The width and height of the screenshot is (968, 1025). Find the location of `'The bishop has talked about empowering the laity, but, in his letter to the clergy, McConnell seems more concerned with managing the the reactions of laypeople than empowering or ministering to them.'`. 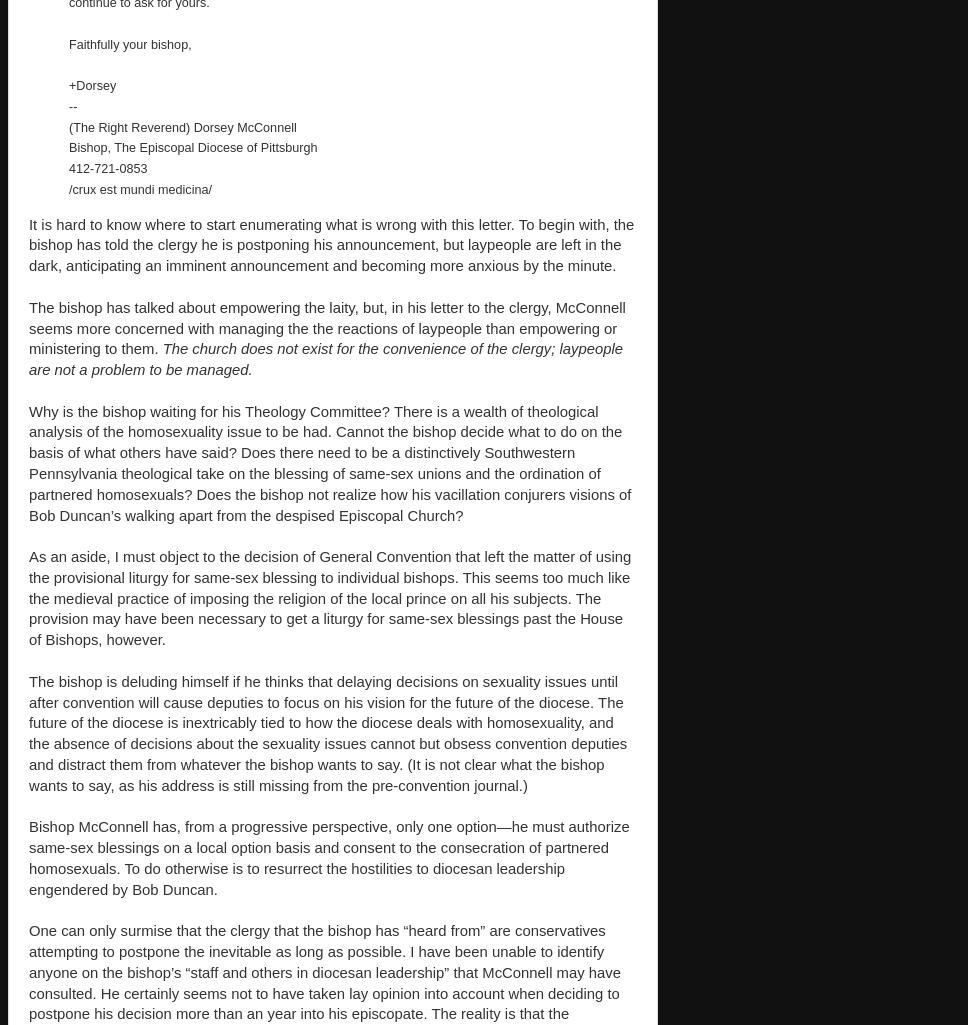

'The bishop has talked about empowering the laity, but, in his letter to the clergy, McConnell seems more concerned with managing the the reactions of laypeople than empowering or ministering to them.' is located at coordinates (326, 327).